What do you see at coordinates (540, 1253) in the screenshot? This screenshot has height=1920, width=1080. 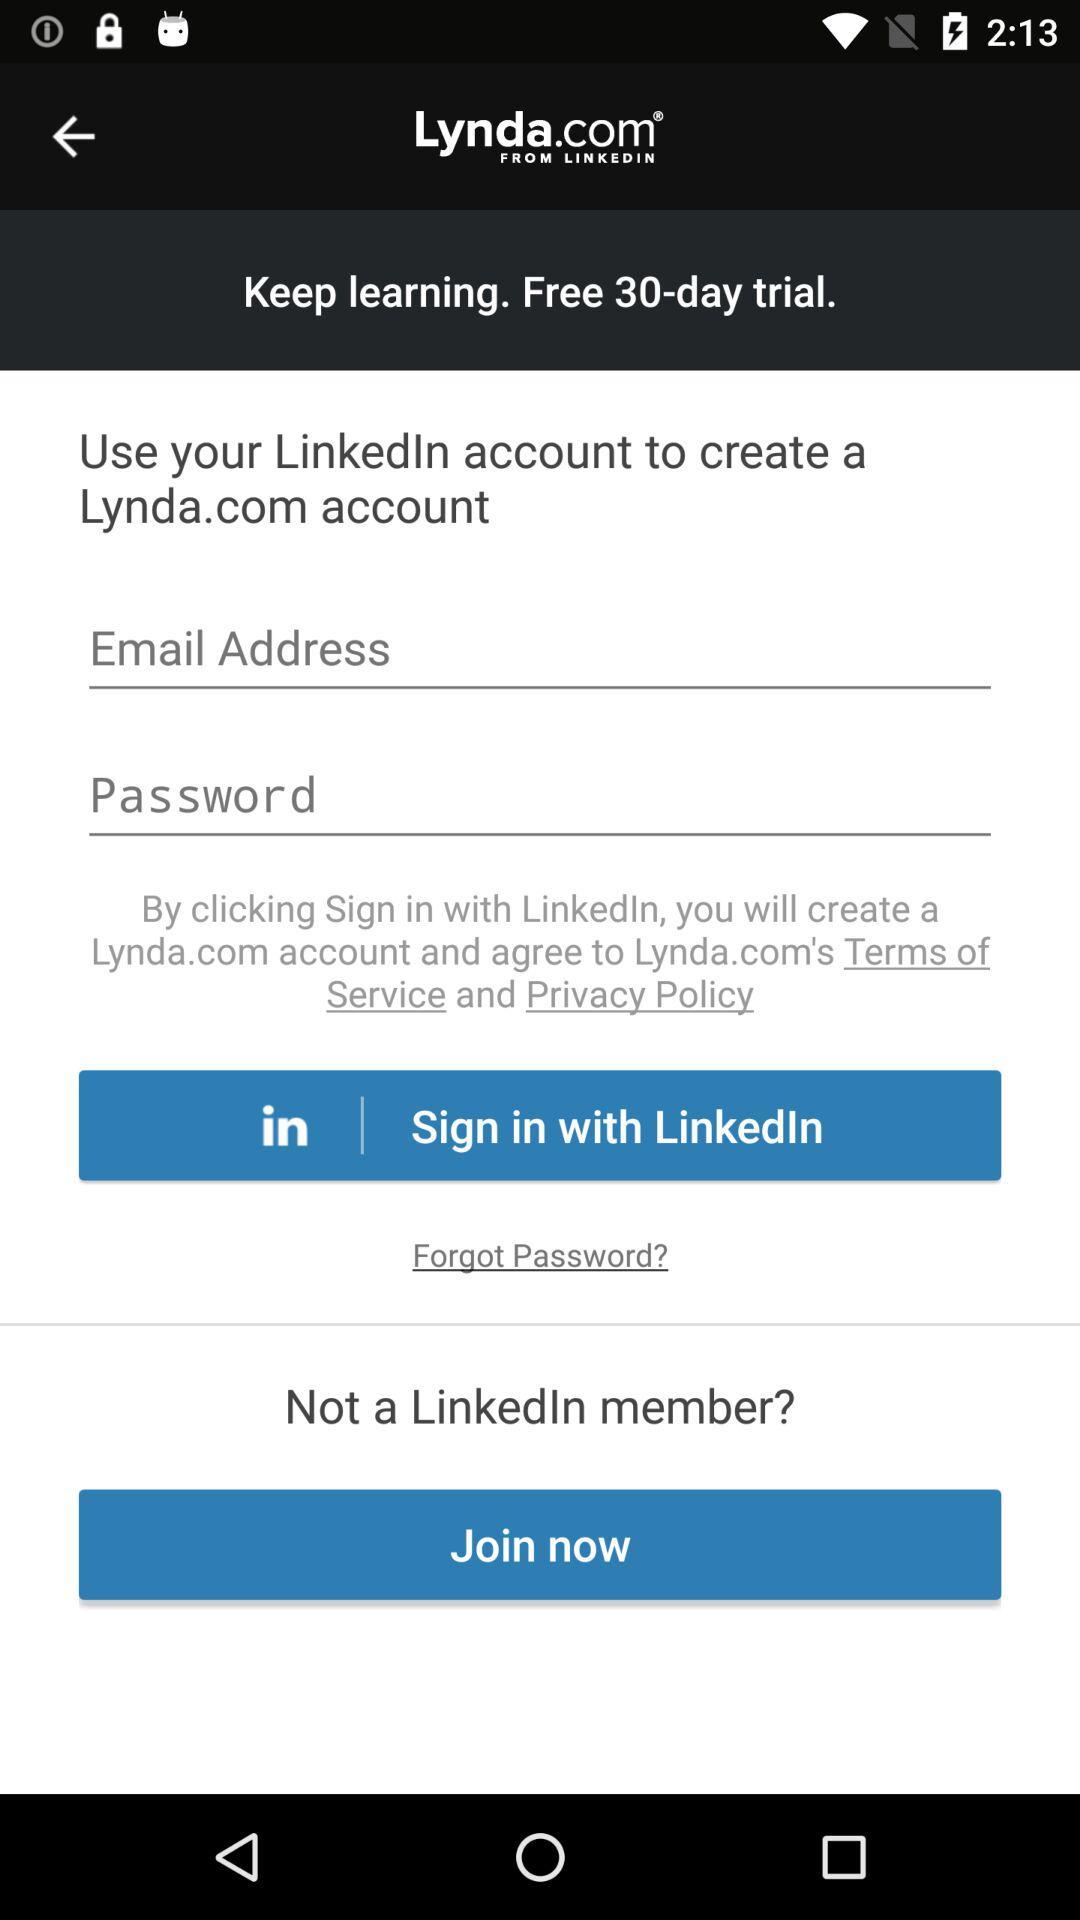 I see `forgot password? icon` at bounding box center [540, 1253].